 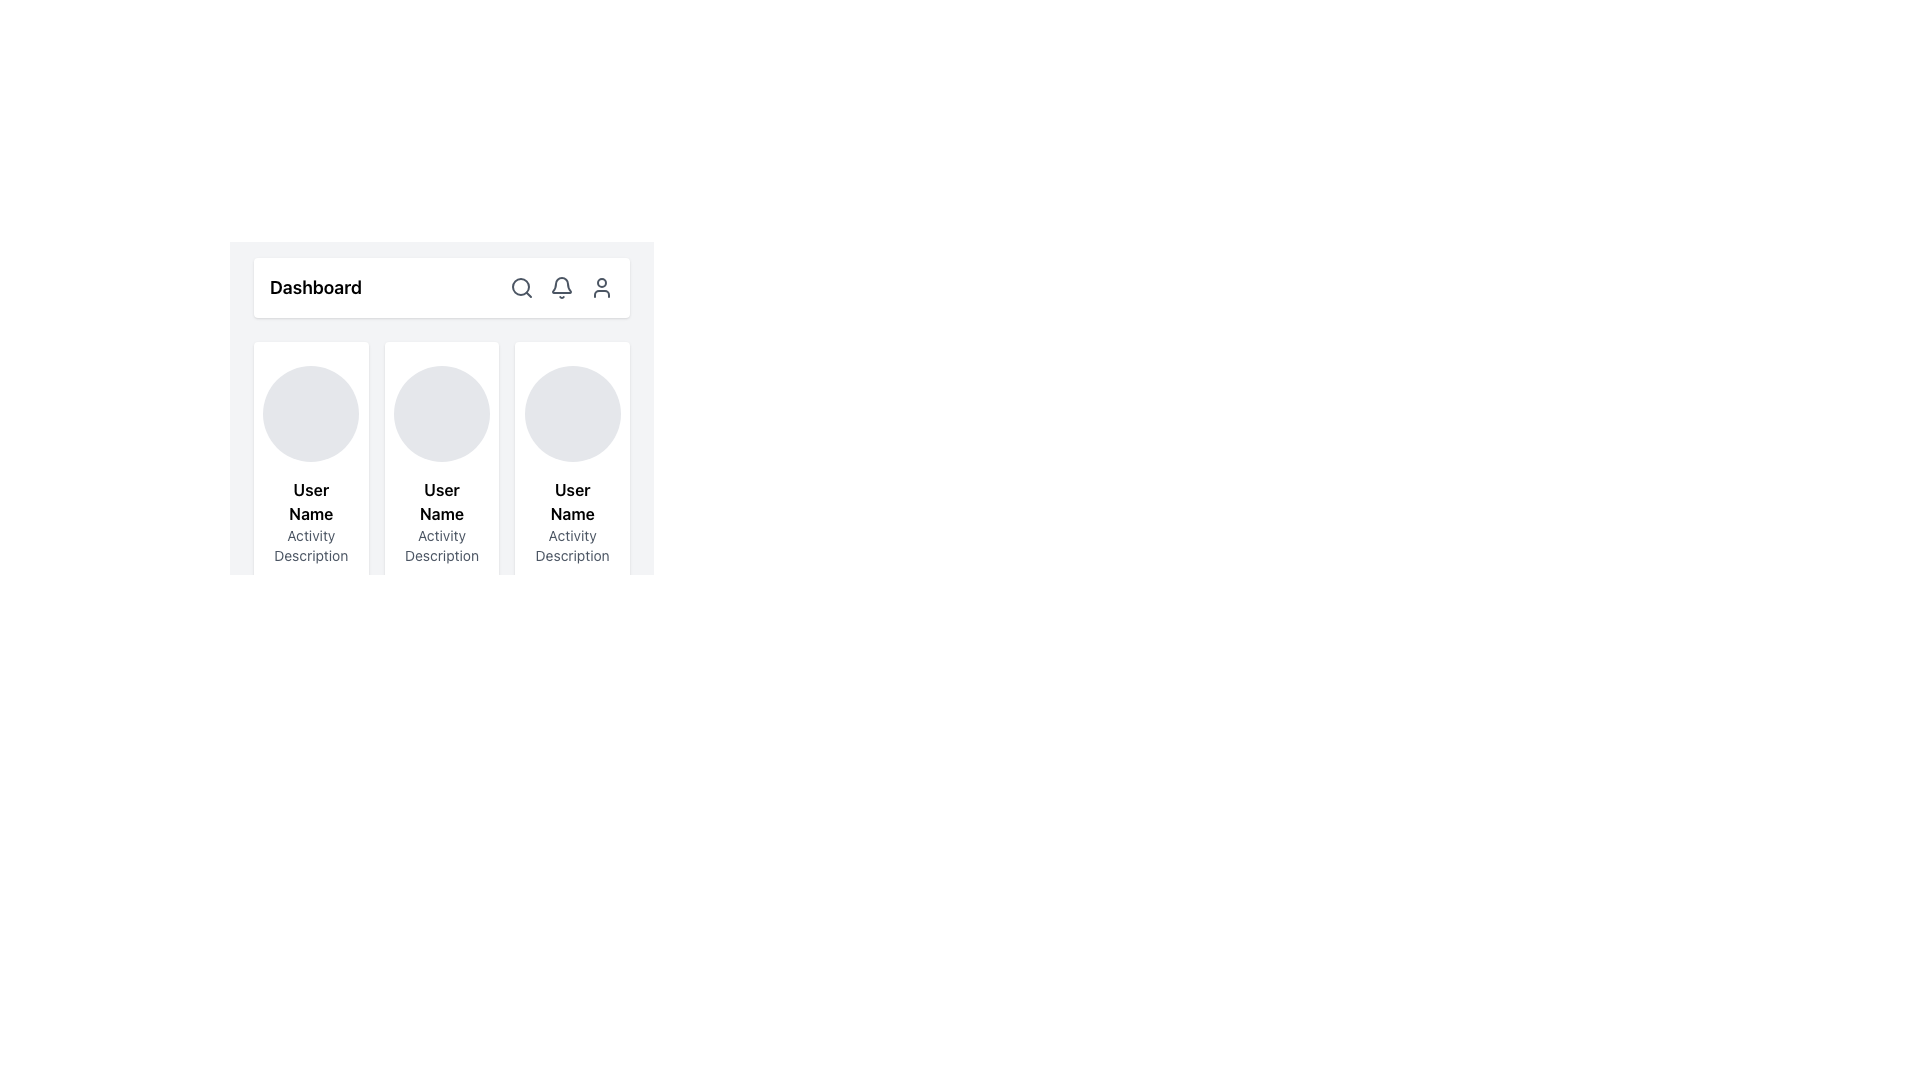 What do you see at coordinates (440, 396) in the screenshot?
I see `the user profile preview card component located below the 'Dashboard' header, specifically the second card in the center column of the grid layout` at bounding box center [440, 396].